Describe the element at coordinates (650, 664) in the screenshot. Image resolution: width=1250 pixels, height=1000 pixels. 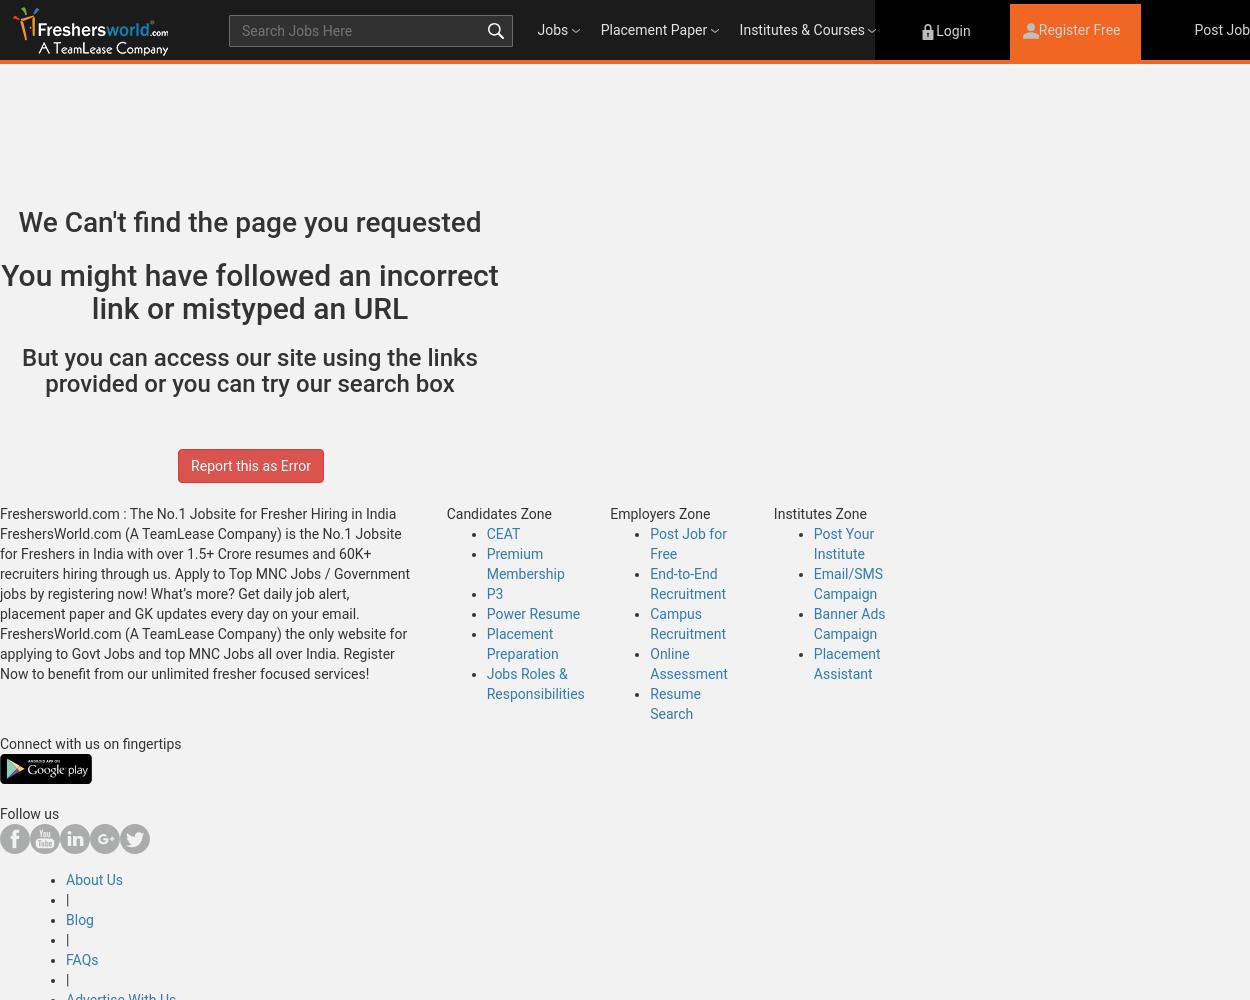
I see `'Online Assessment'` at that location.